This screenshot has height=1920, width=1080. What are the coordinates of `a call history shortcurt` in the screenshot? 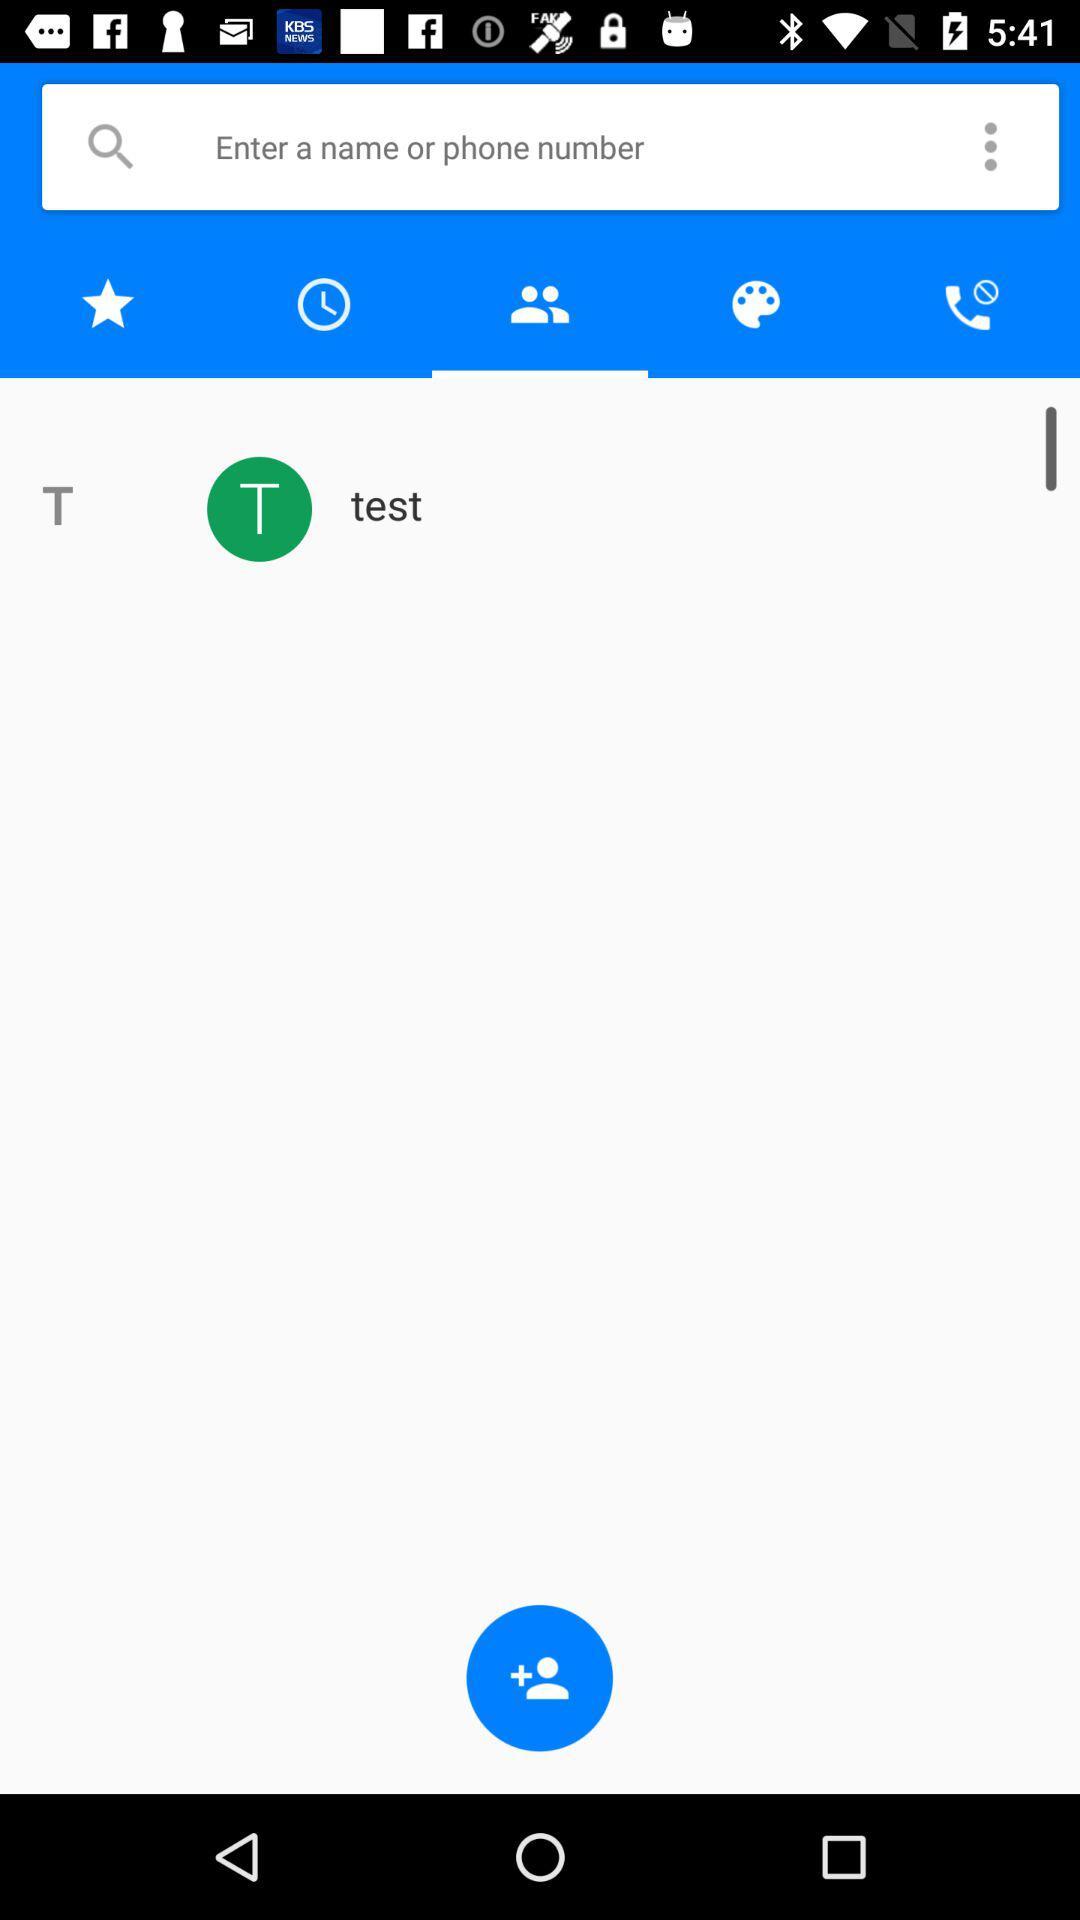 It's located at (323, 303).